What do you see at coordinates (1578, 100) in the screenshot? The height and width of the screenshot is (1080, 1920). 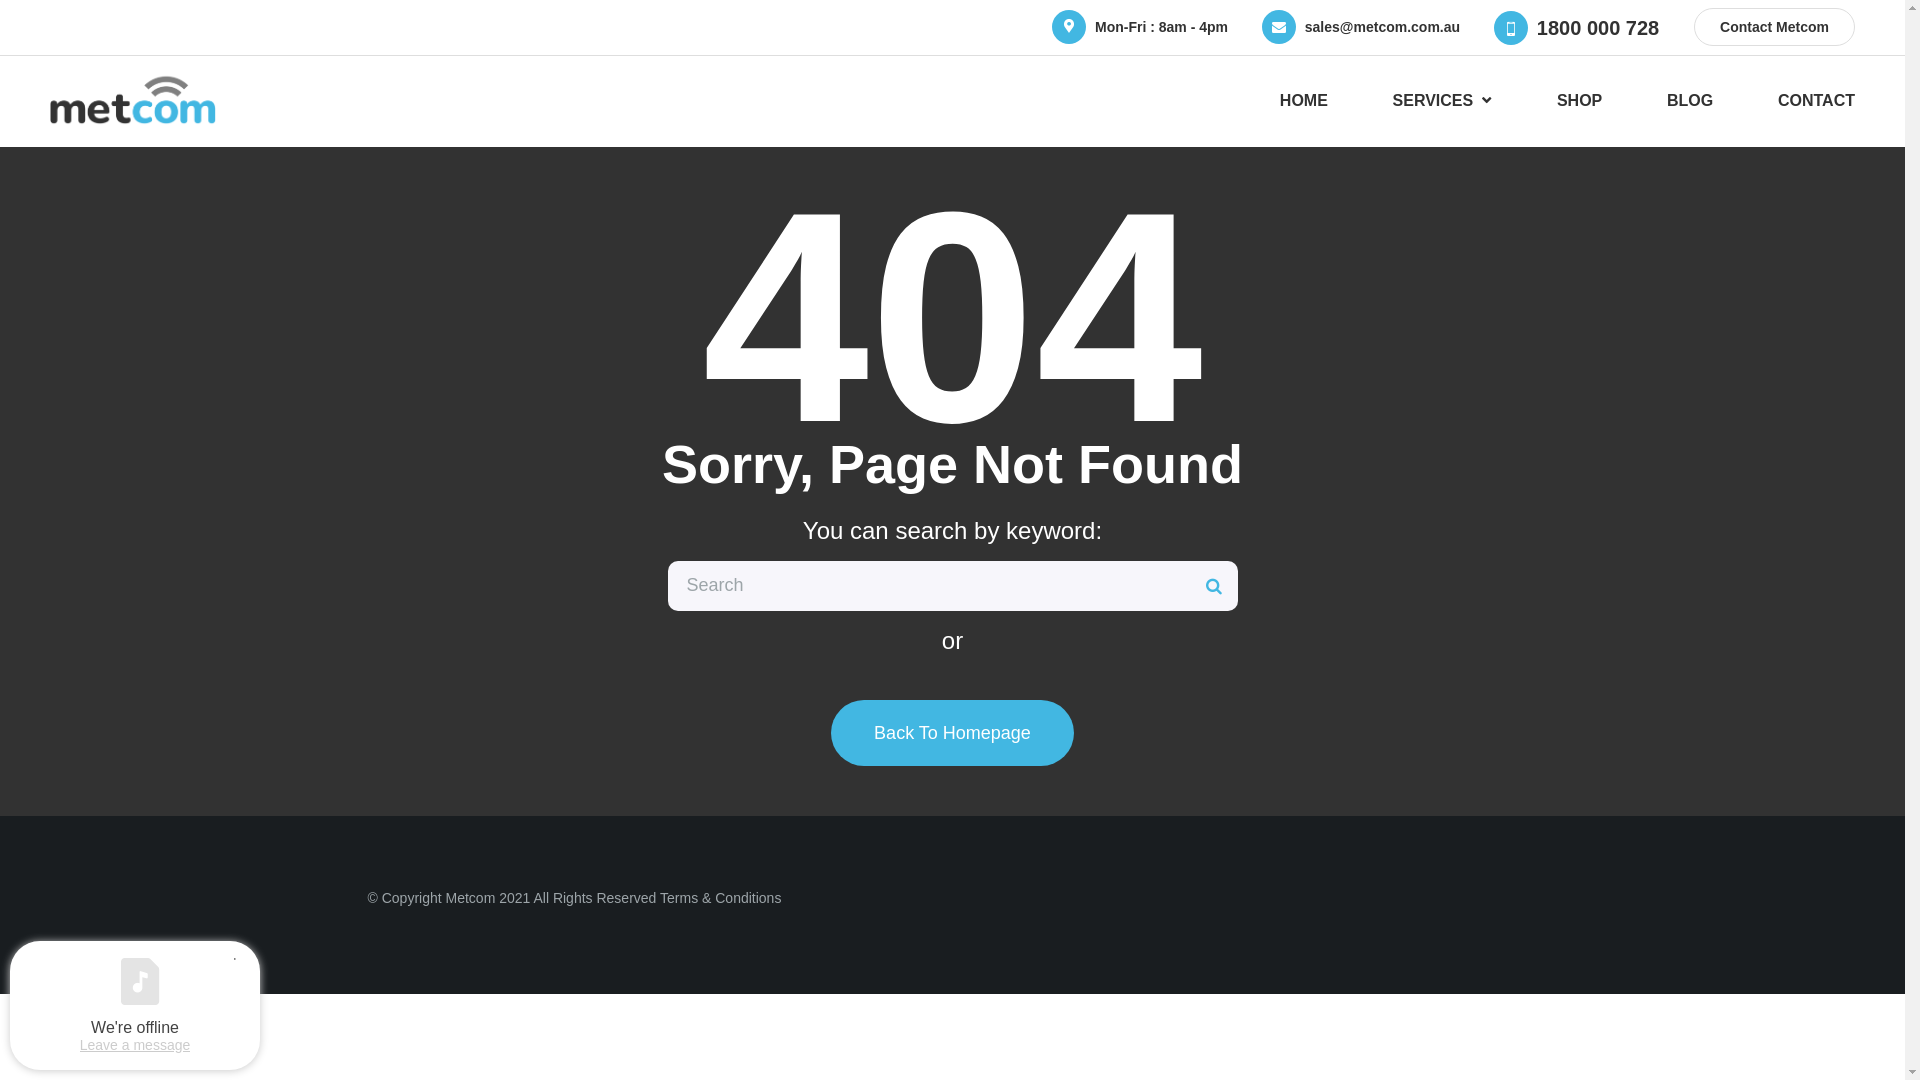 I see `'SHOP'` at bounding box center [1578, 100].